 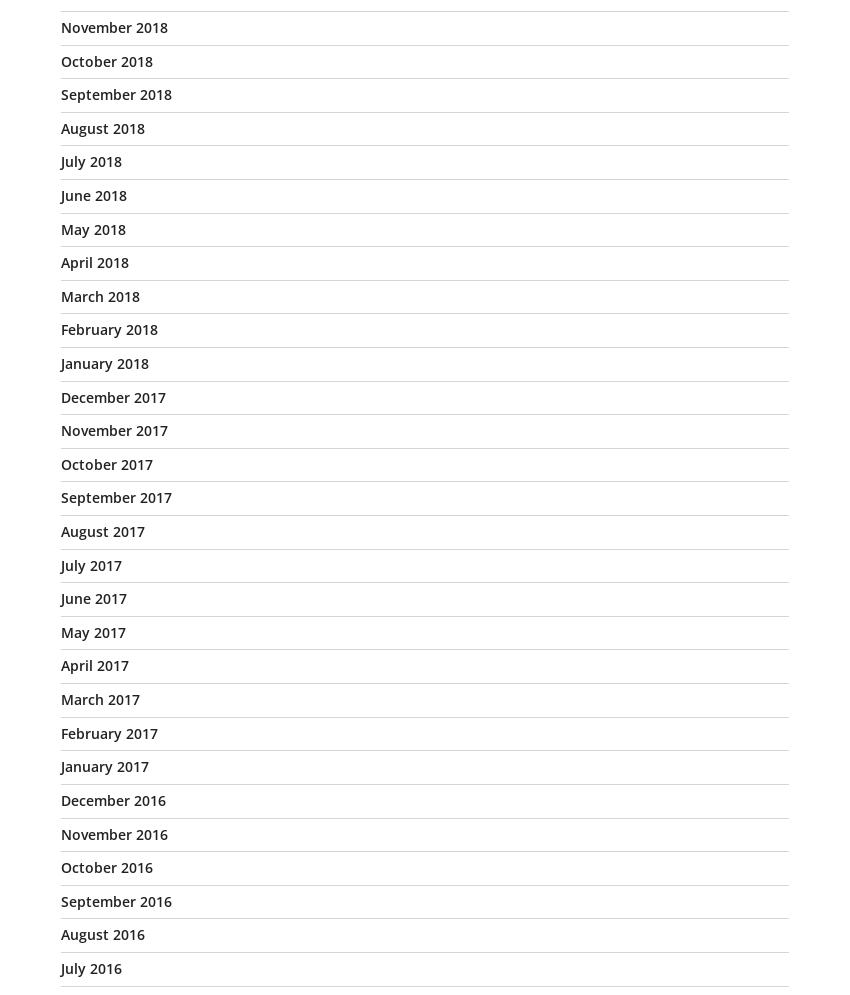 What do you see at coordinates (108, 329) in the screenshot?
I see `'February 2018'` at bounding box center [108, 329].